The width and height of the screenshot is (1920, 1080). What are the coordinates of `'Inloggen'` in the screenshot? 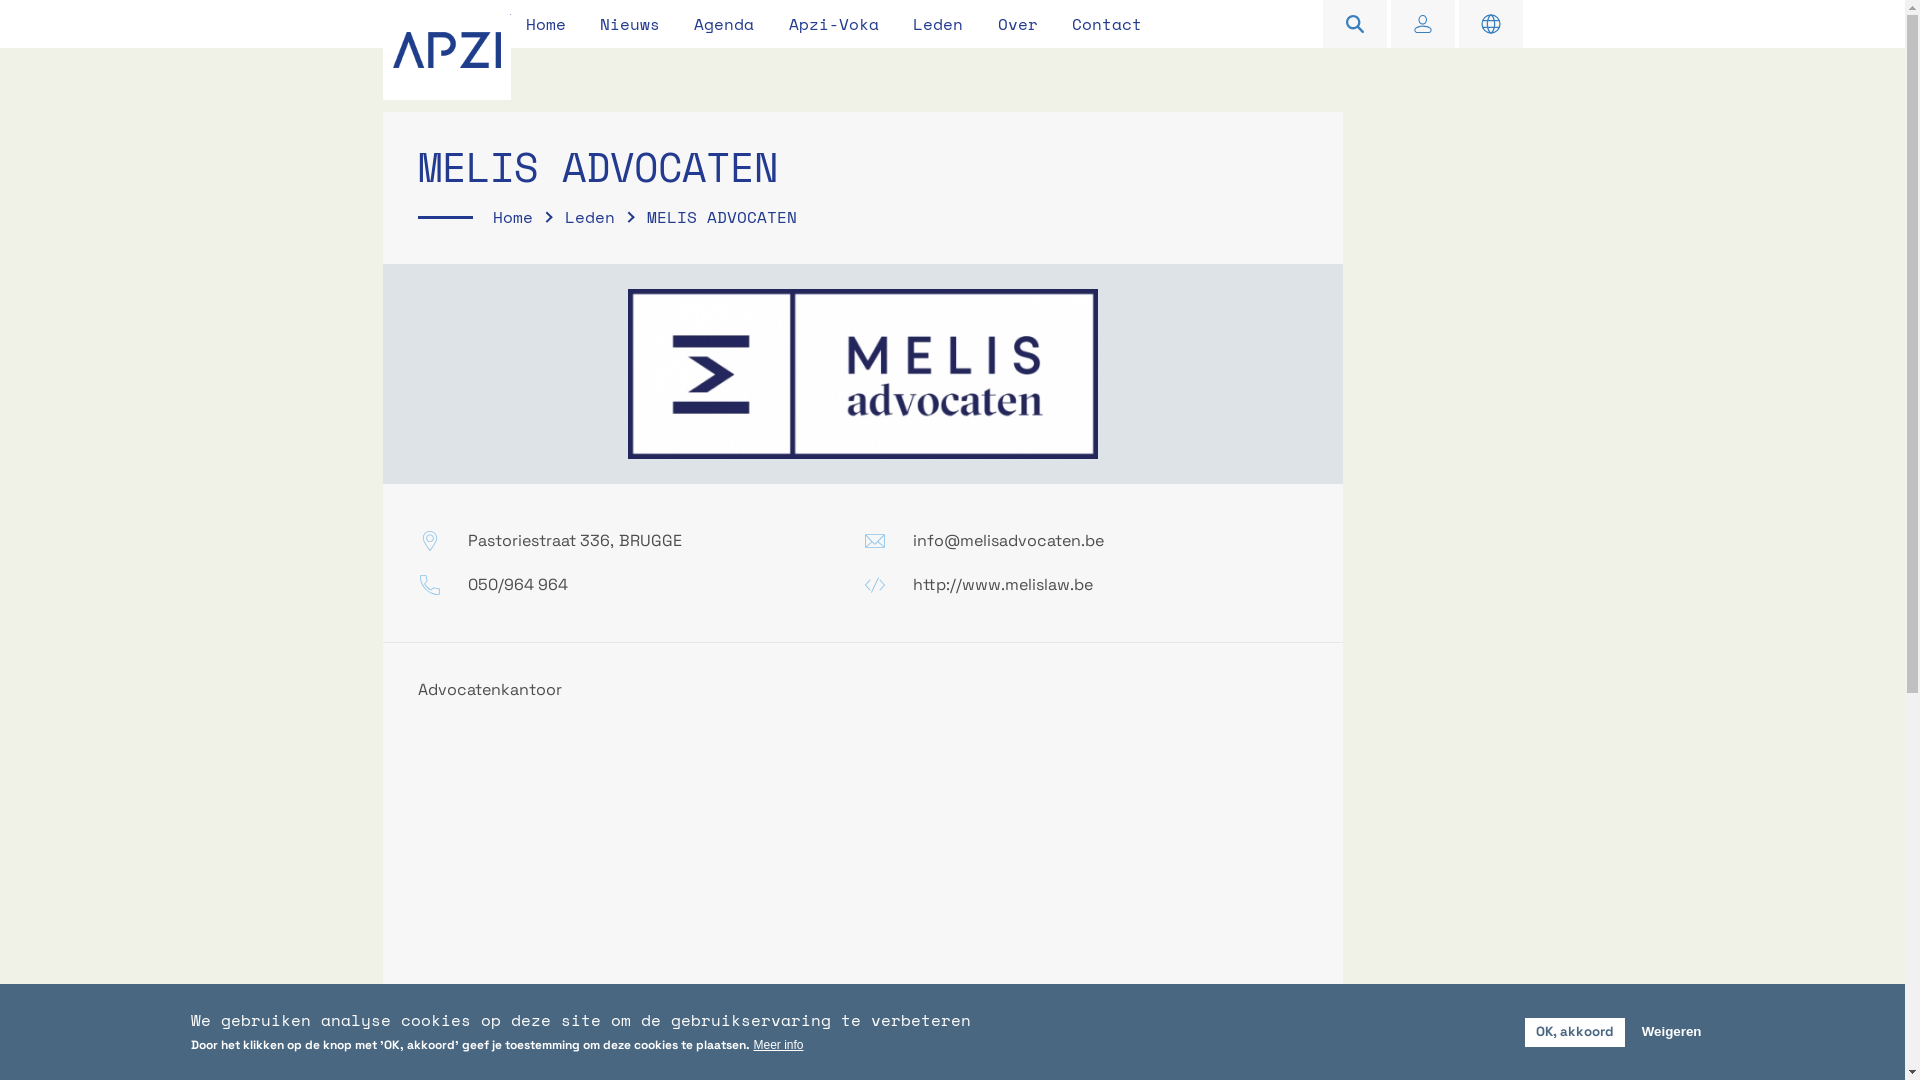 It's located at (1420, 23).